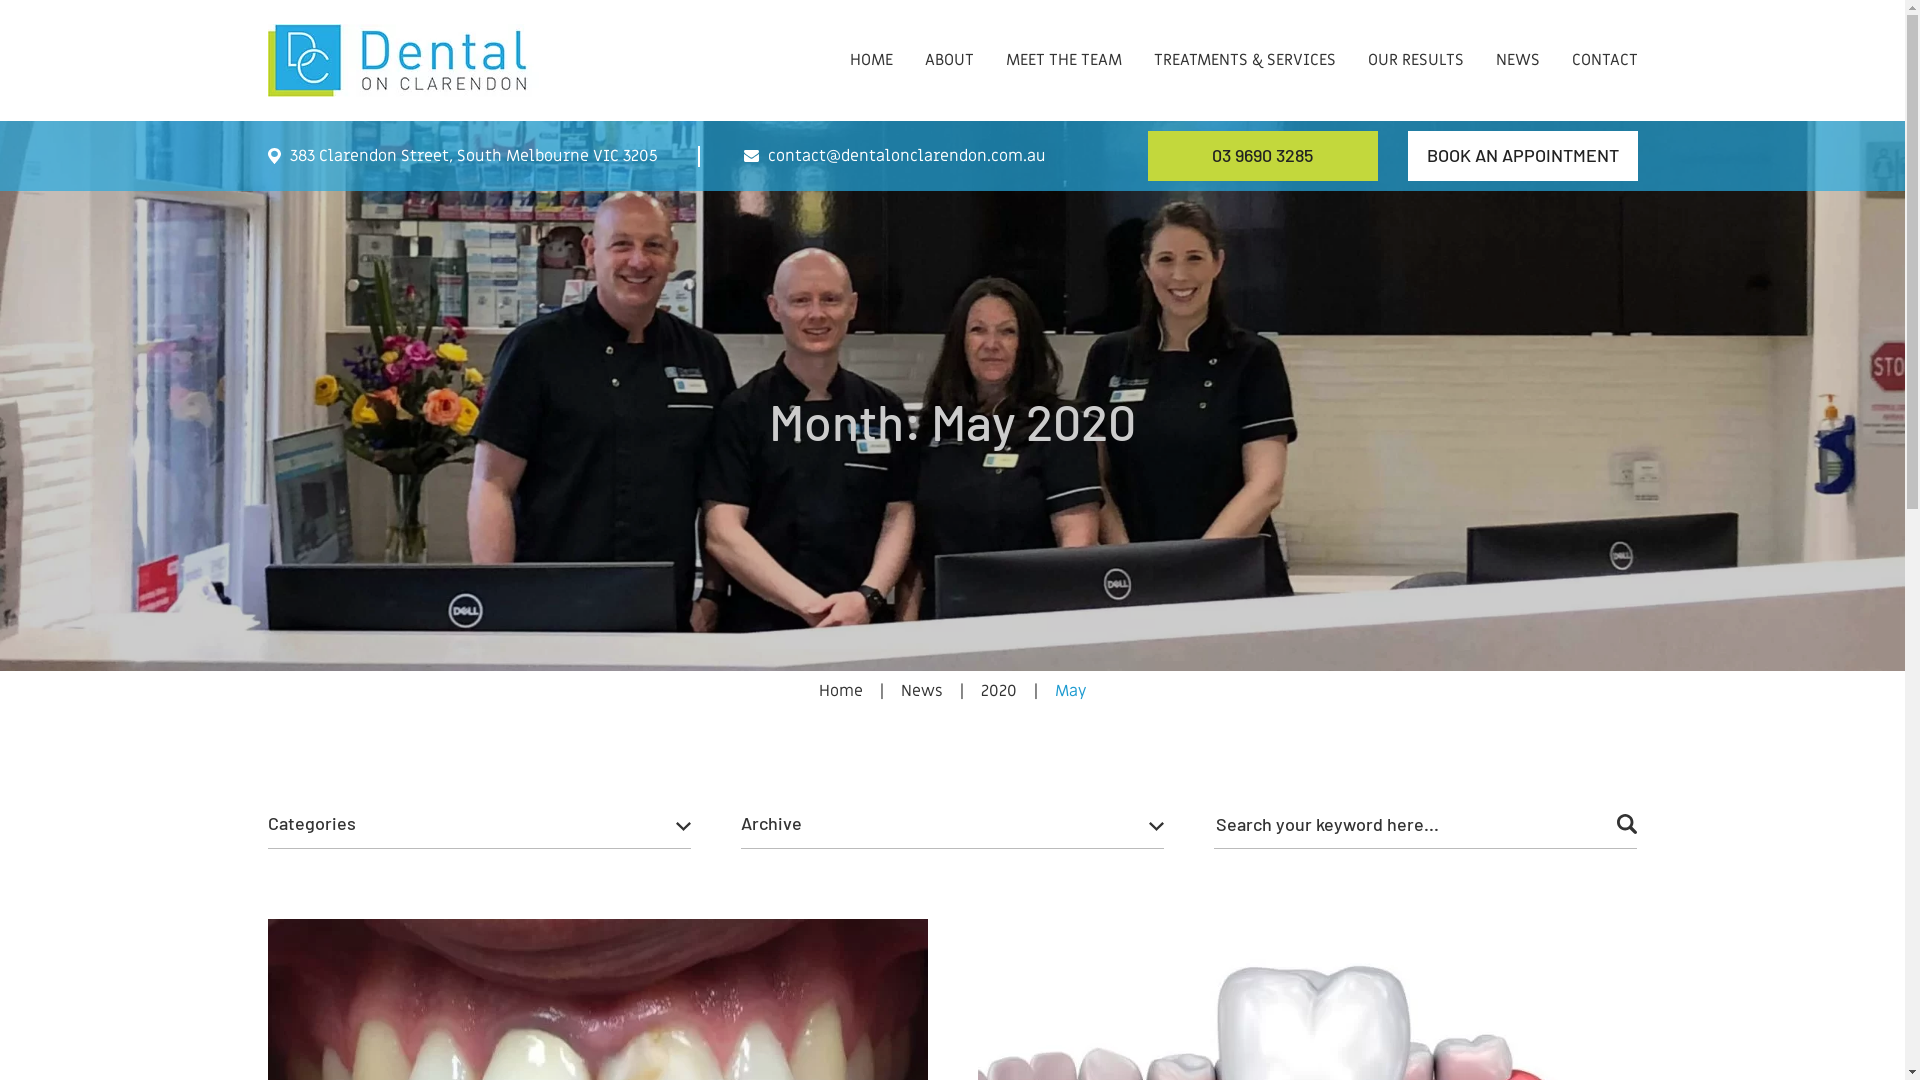 The image size is (1920, 1080). I want to click on 'BOOK AN APPOINTMENT', so click(1406, 154).